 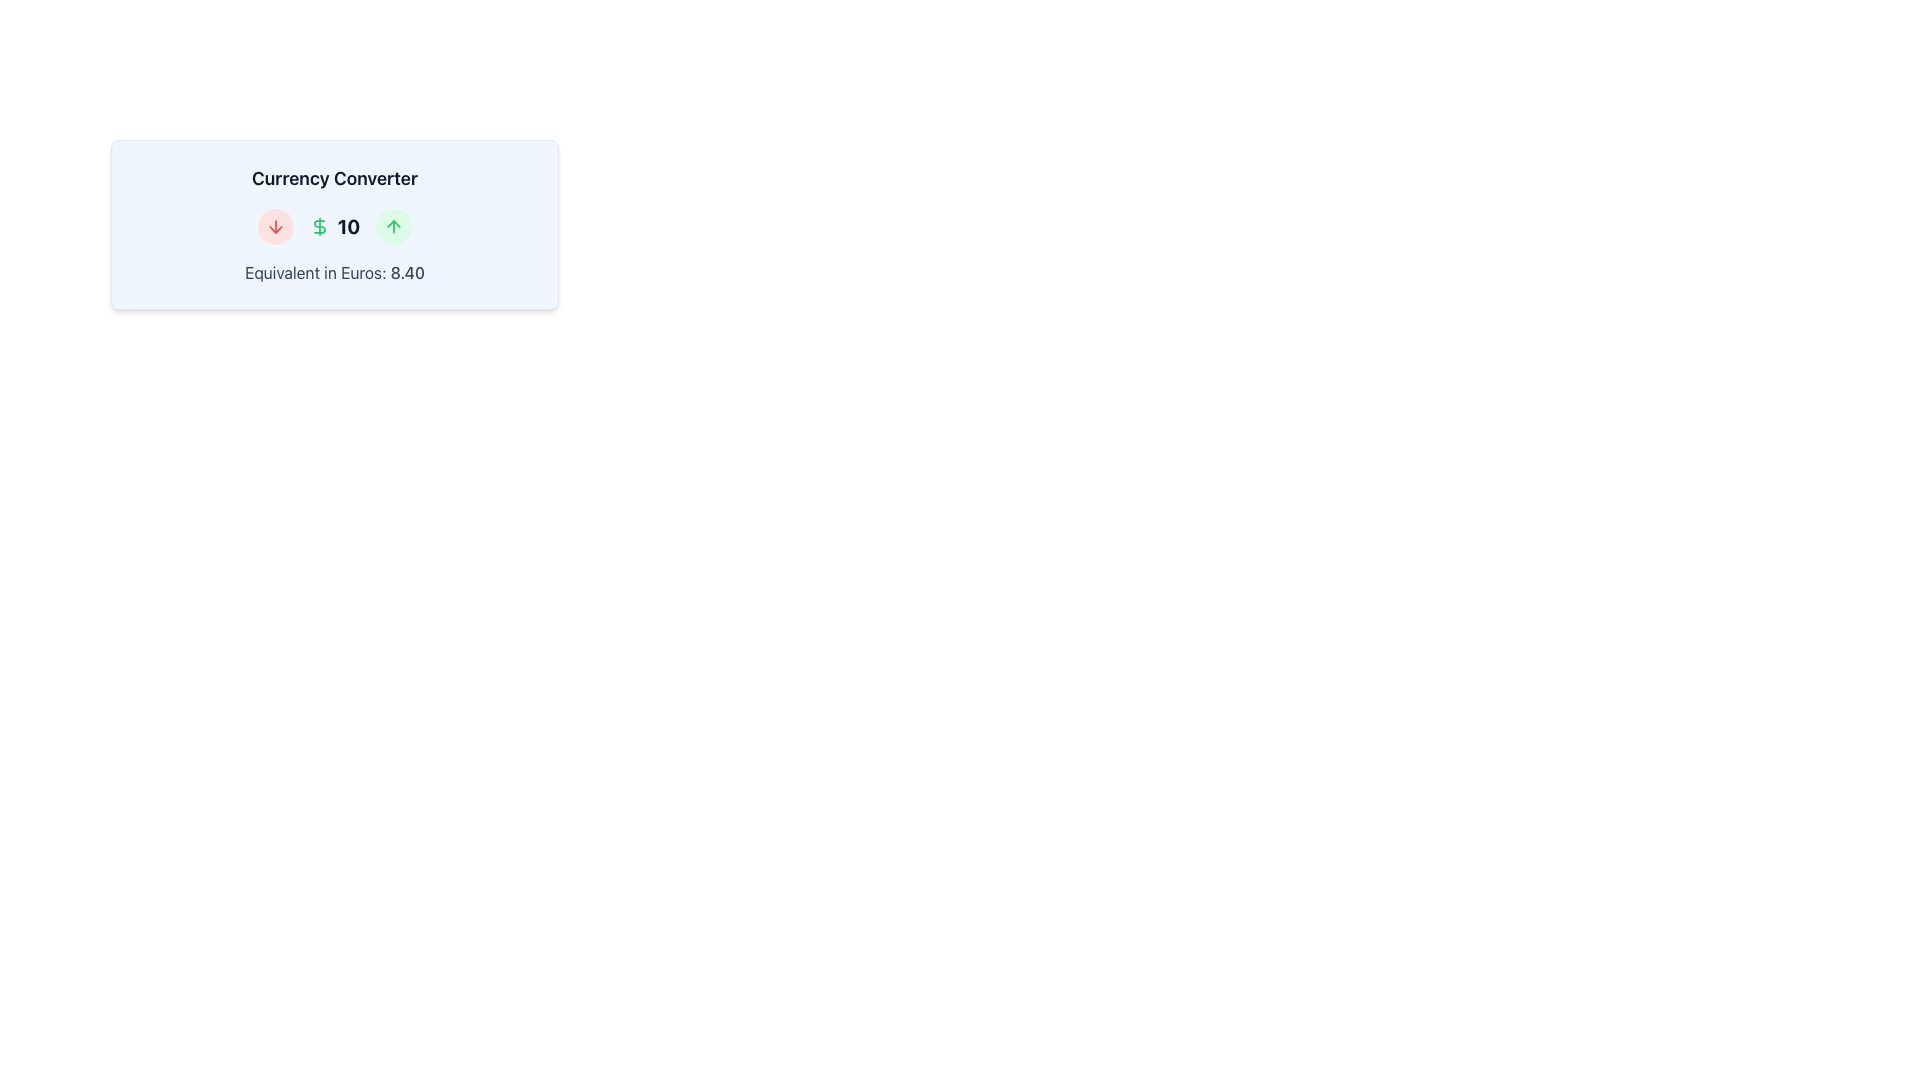 I want to click on the text label displaying '8.40', which is part of the descriptive line 'Equivalent in Euros:' inside a white card component with a light blue background, so click(x=406, y=273).